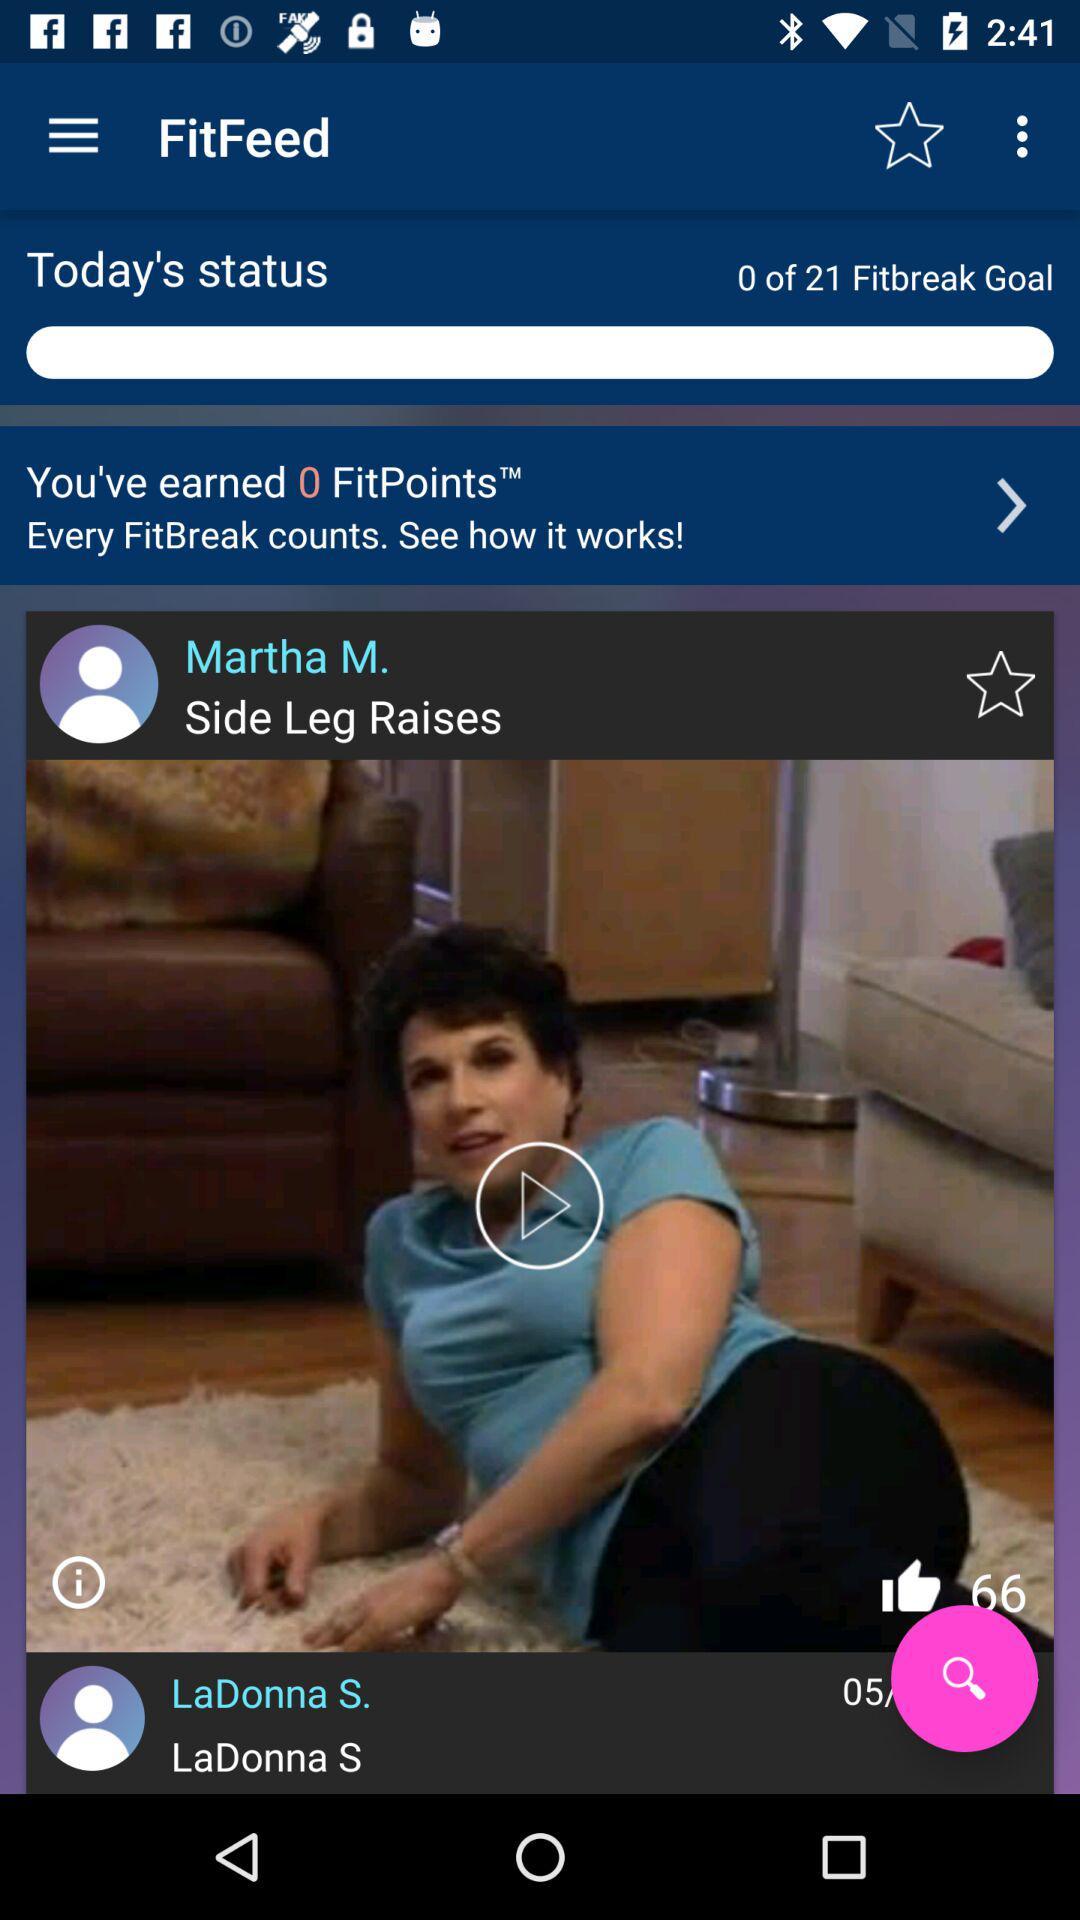  Describe the element at coordinates (77, 1581) in the screenshot. I see `menu option` at that location.